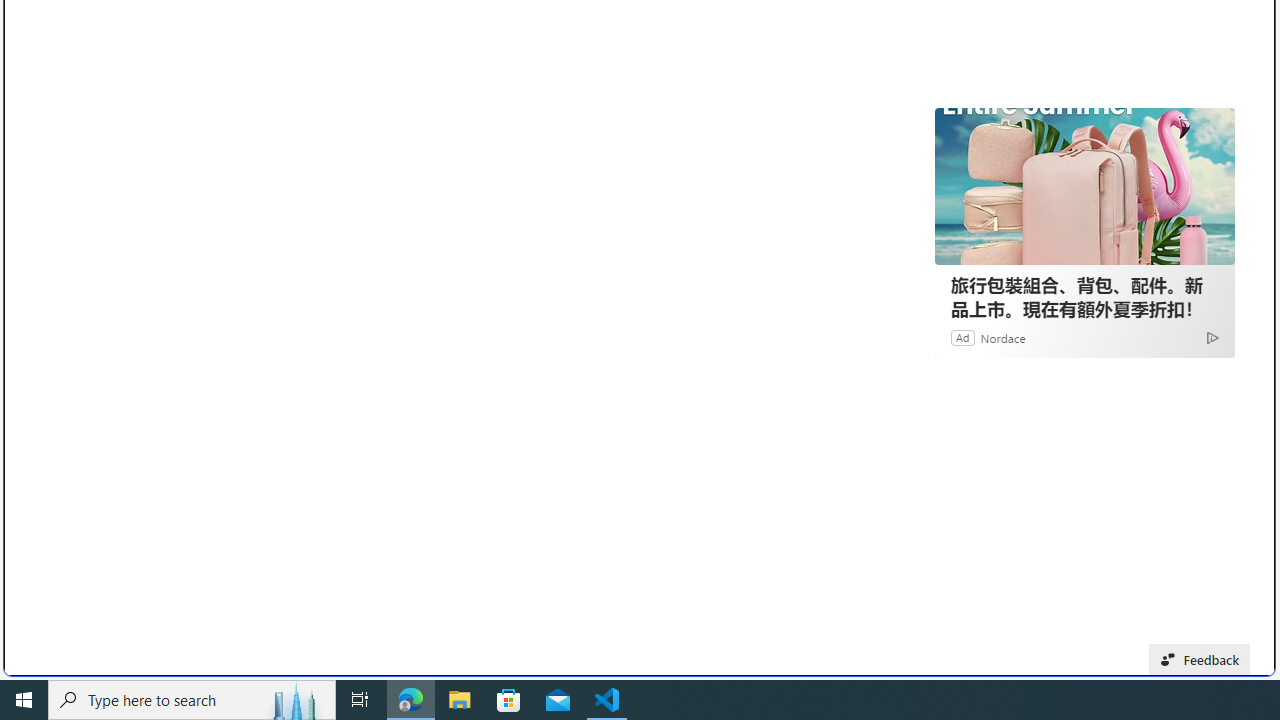 The width and height of the screenshot is (1280, 720). What do you see at coordinates (1003, 336) in the screenshot?
I see `'Nordace'` at bounding box center [1003, 336].